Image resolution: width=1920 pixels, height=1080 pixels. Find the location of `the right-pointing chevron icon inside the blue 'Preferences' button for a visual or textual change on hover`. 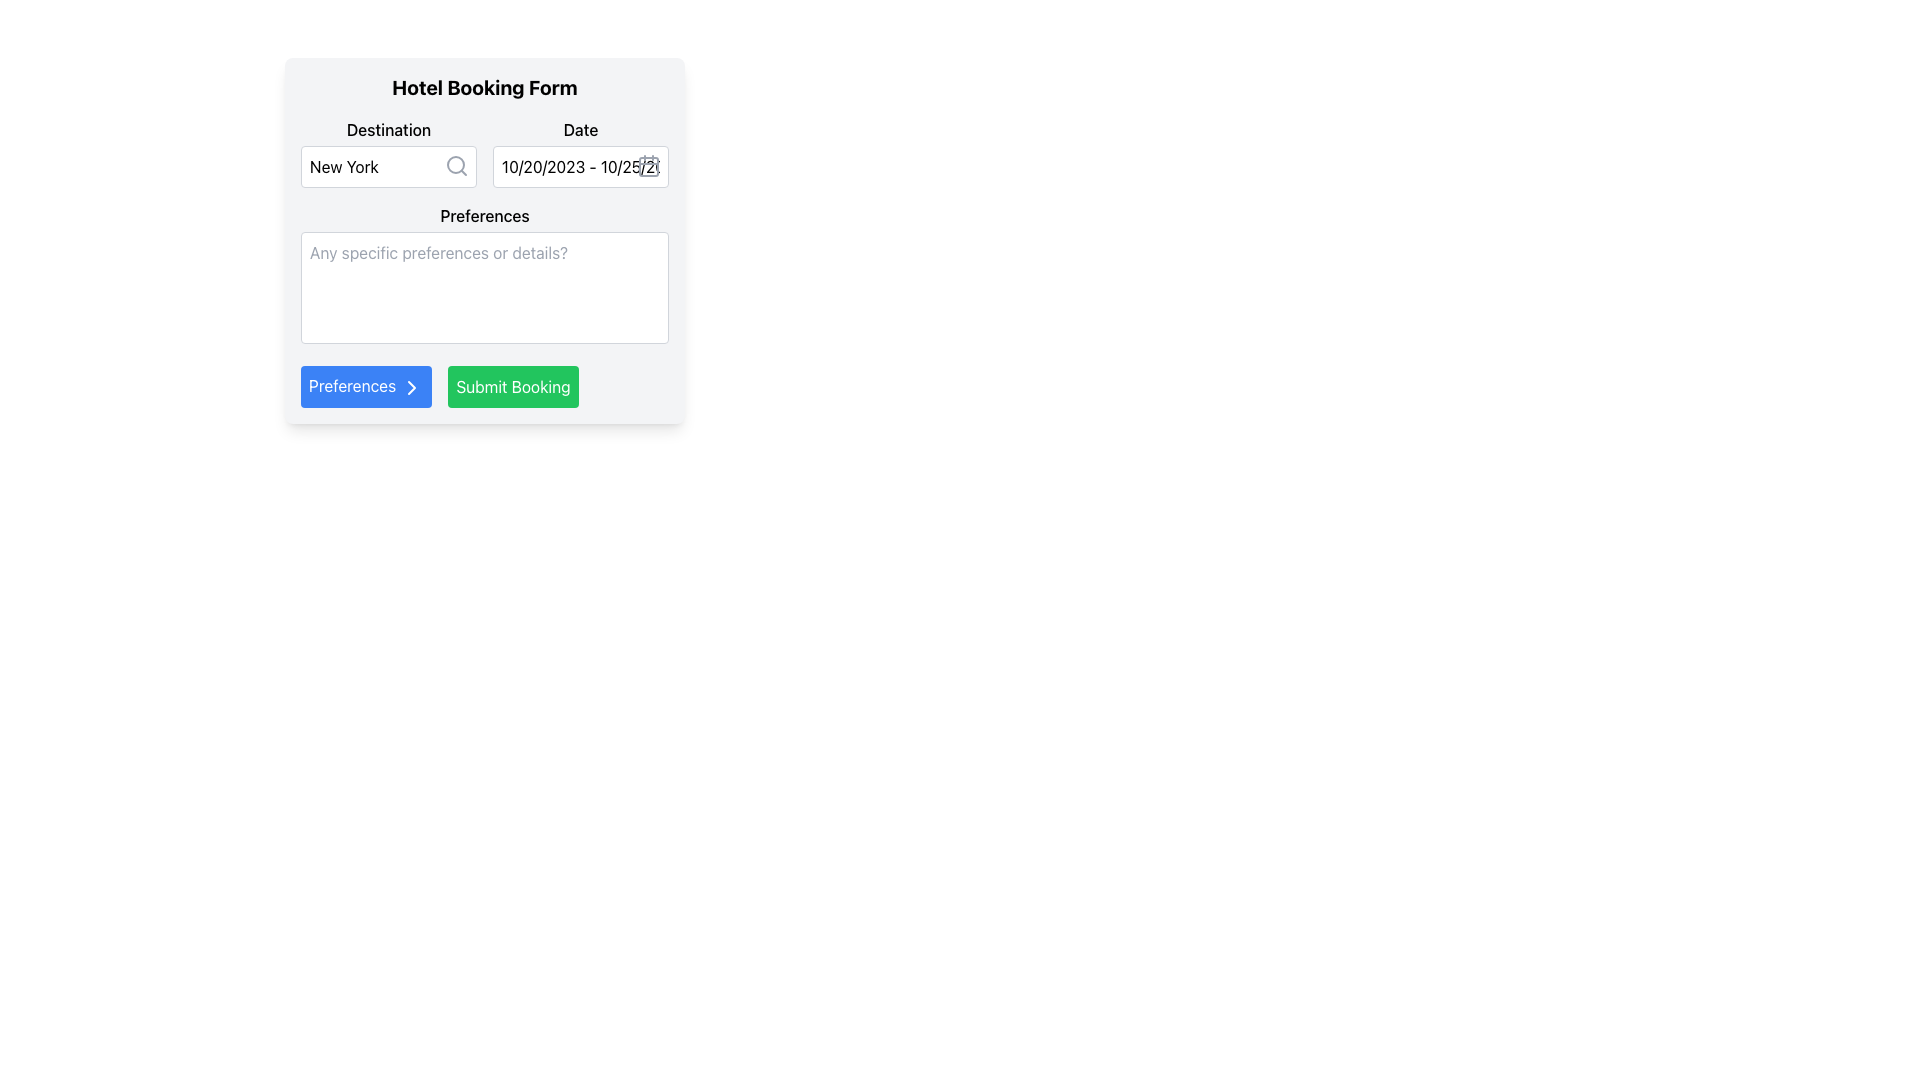

the right-pointing chevron icon inside the blue 'Preferences' button for a visual or textual change on hover is located at coordinates (411, 387).